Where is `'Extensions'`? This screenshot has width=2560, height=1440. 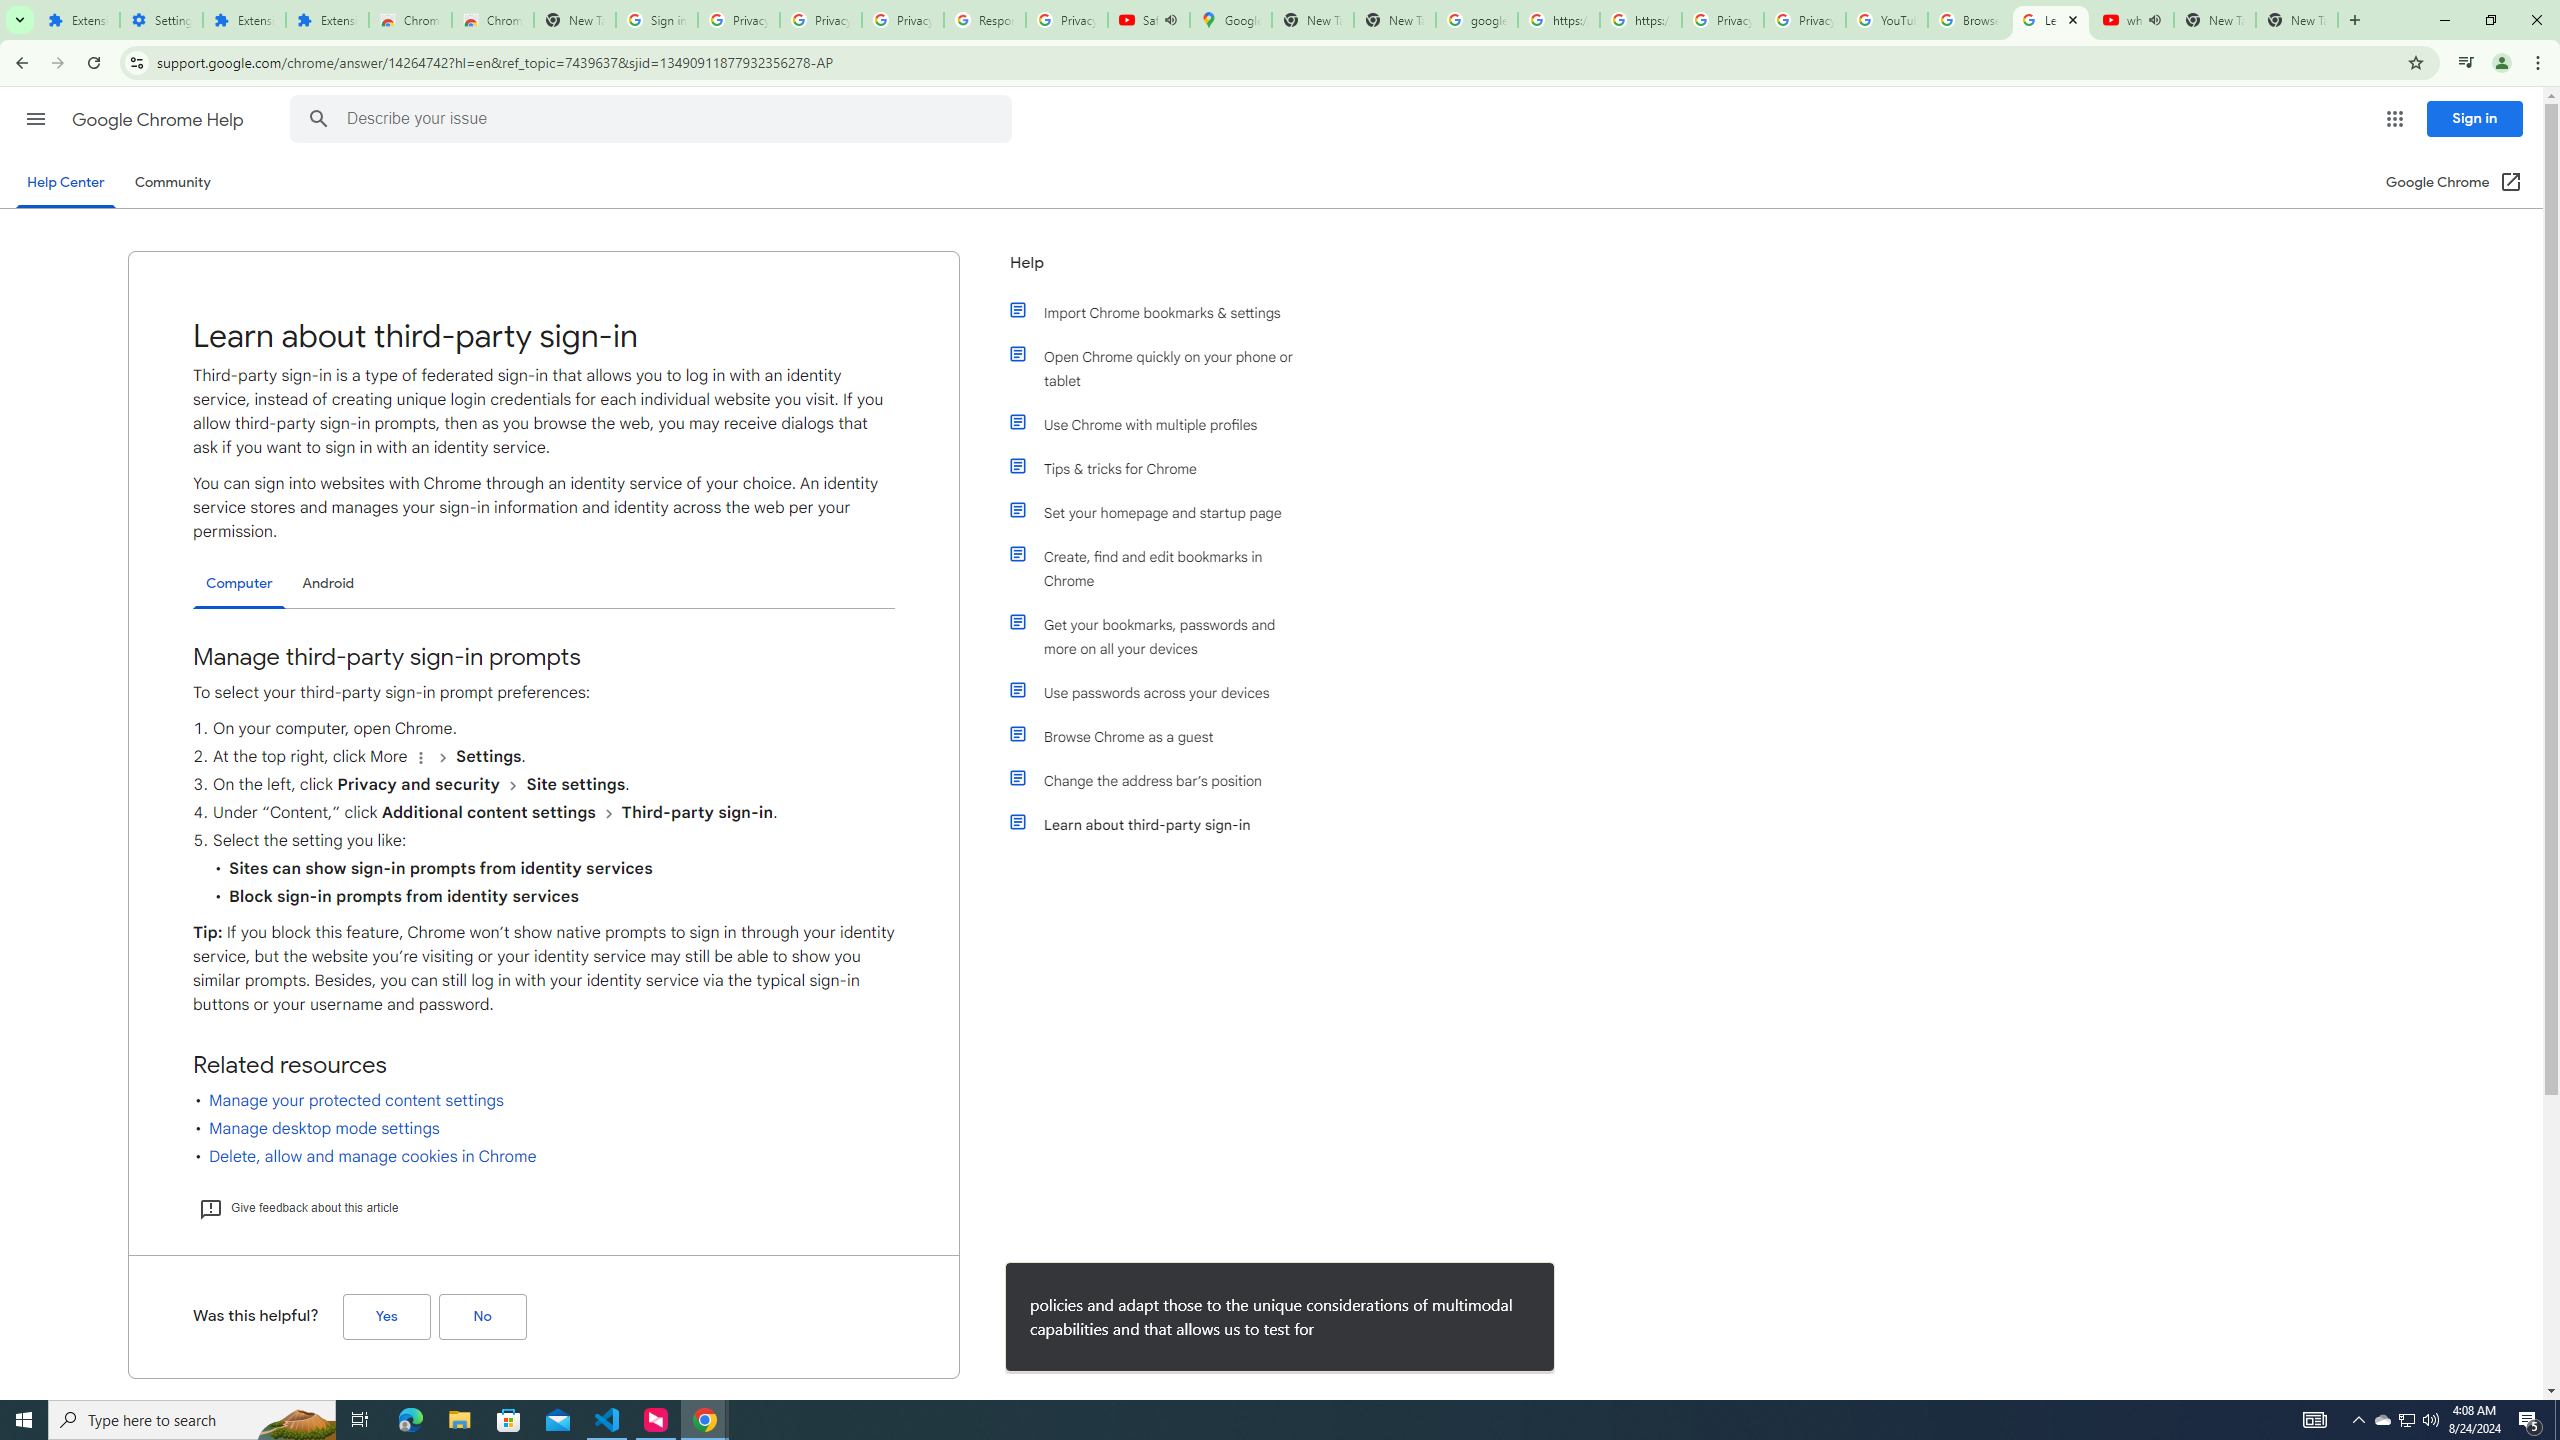 'Extensions' is located at coordinates (77, 19).